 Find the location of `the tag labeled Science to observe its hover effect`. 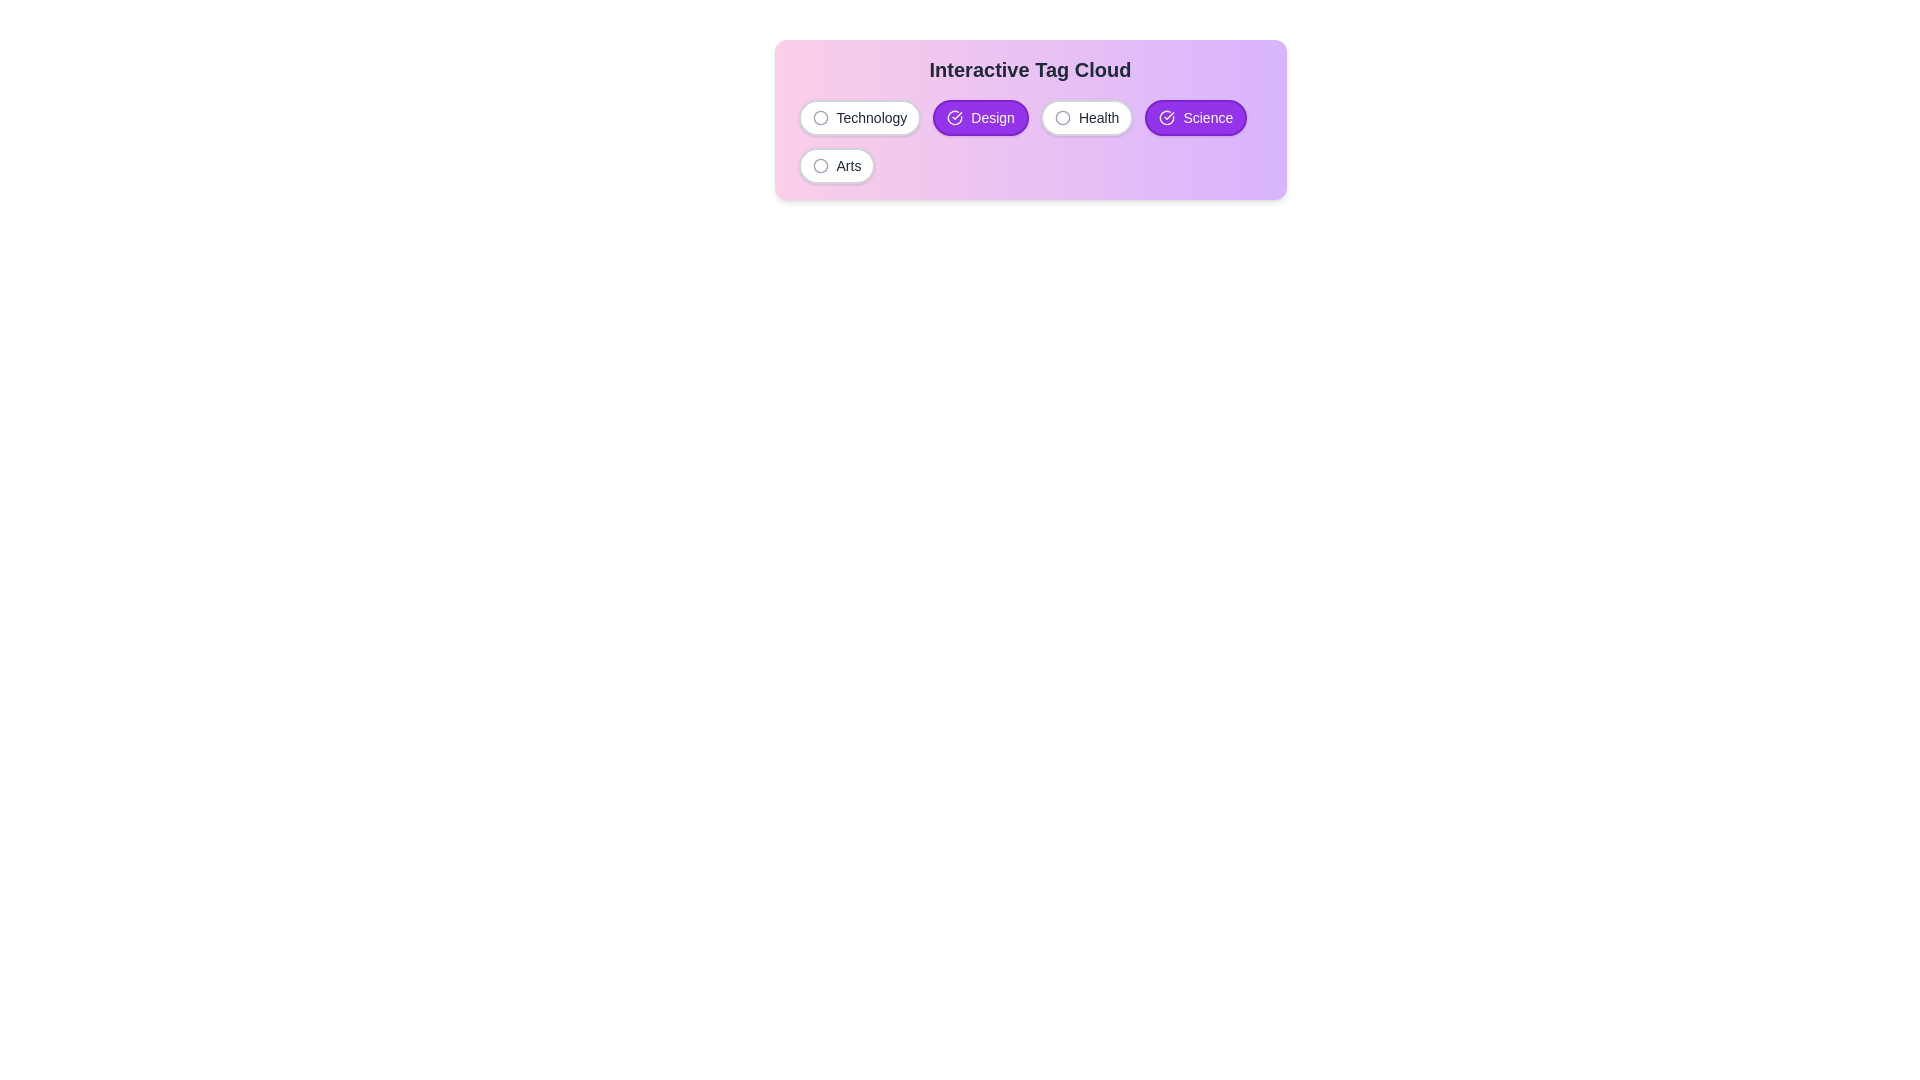

the tag labeled Science to observe its hover effect is located at coordinates (1196, 118).